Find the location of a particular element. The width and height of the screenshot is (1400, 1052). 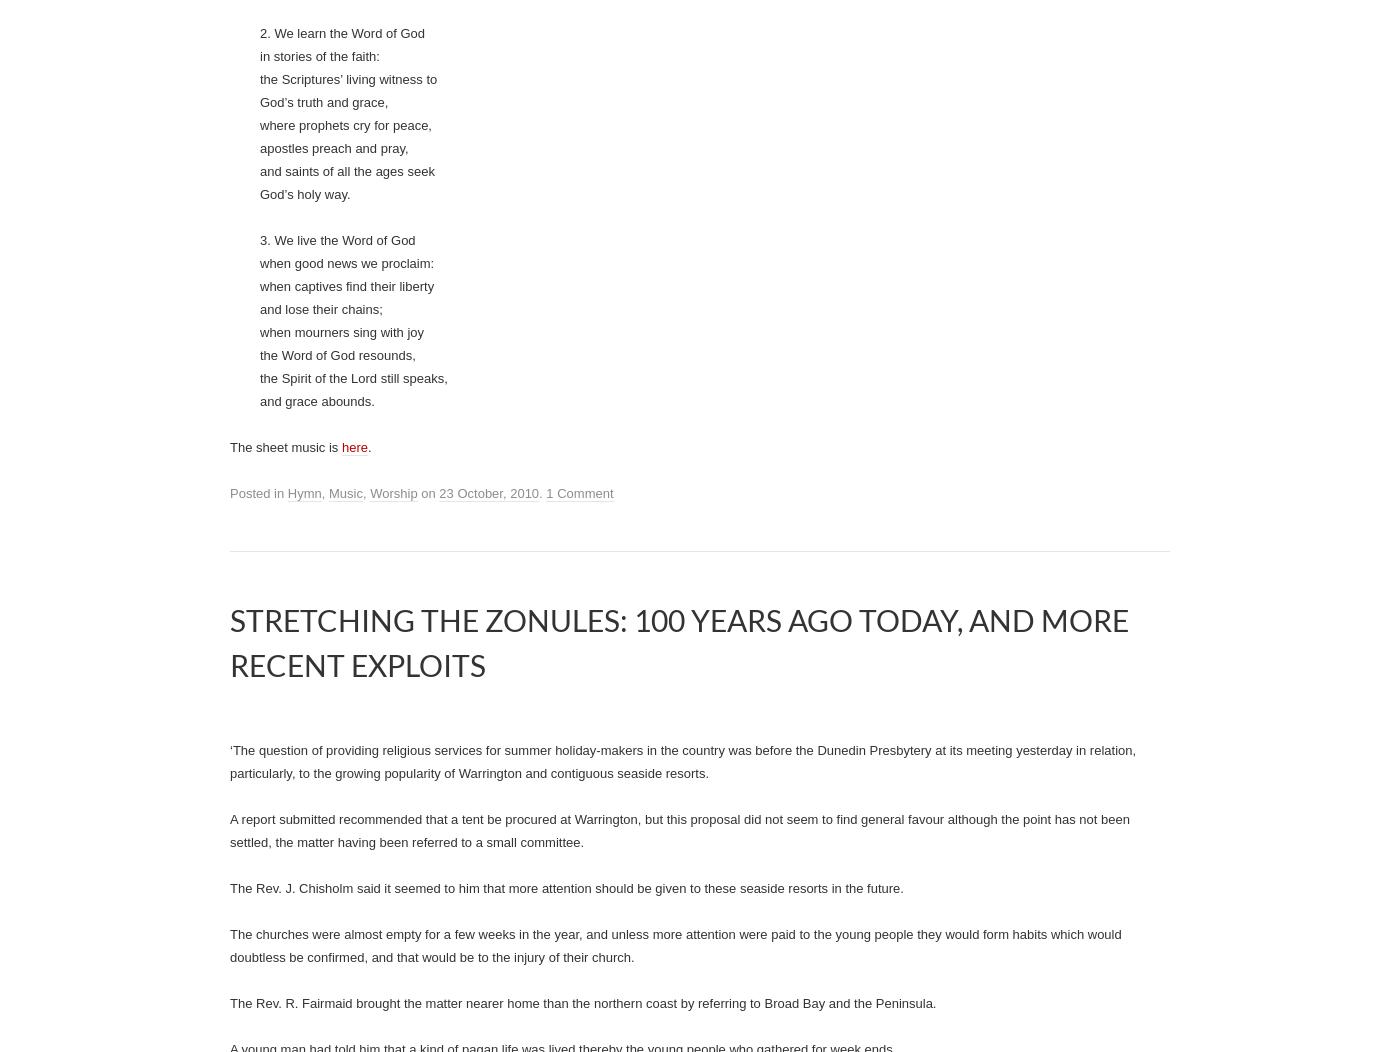

'where prophets cry for peace,' is located at coordinates (345, 892).